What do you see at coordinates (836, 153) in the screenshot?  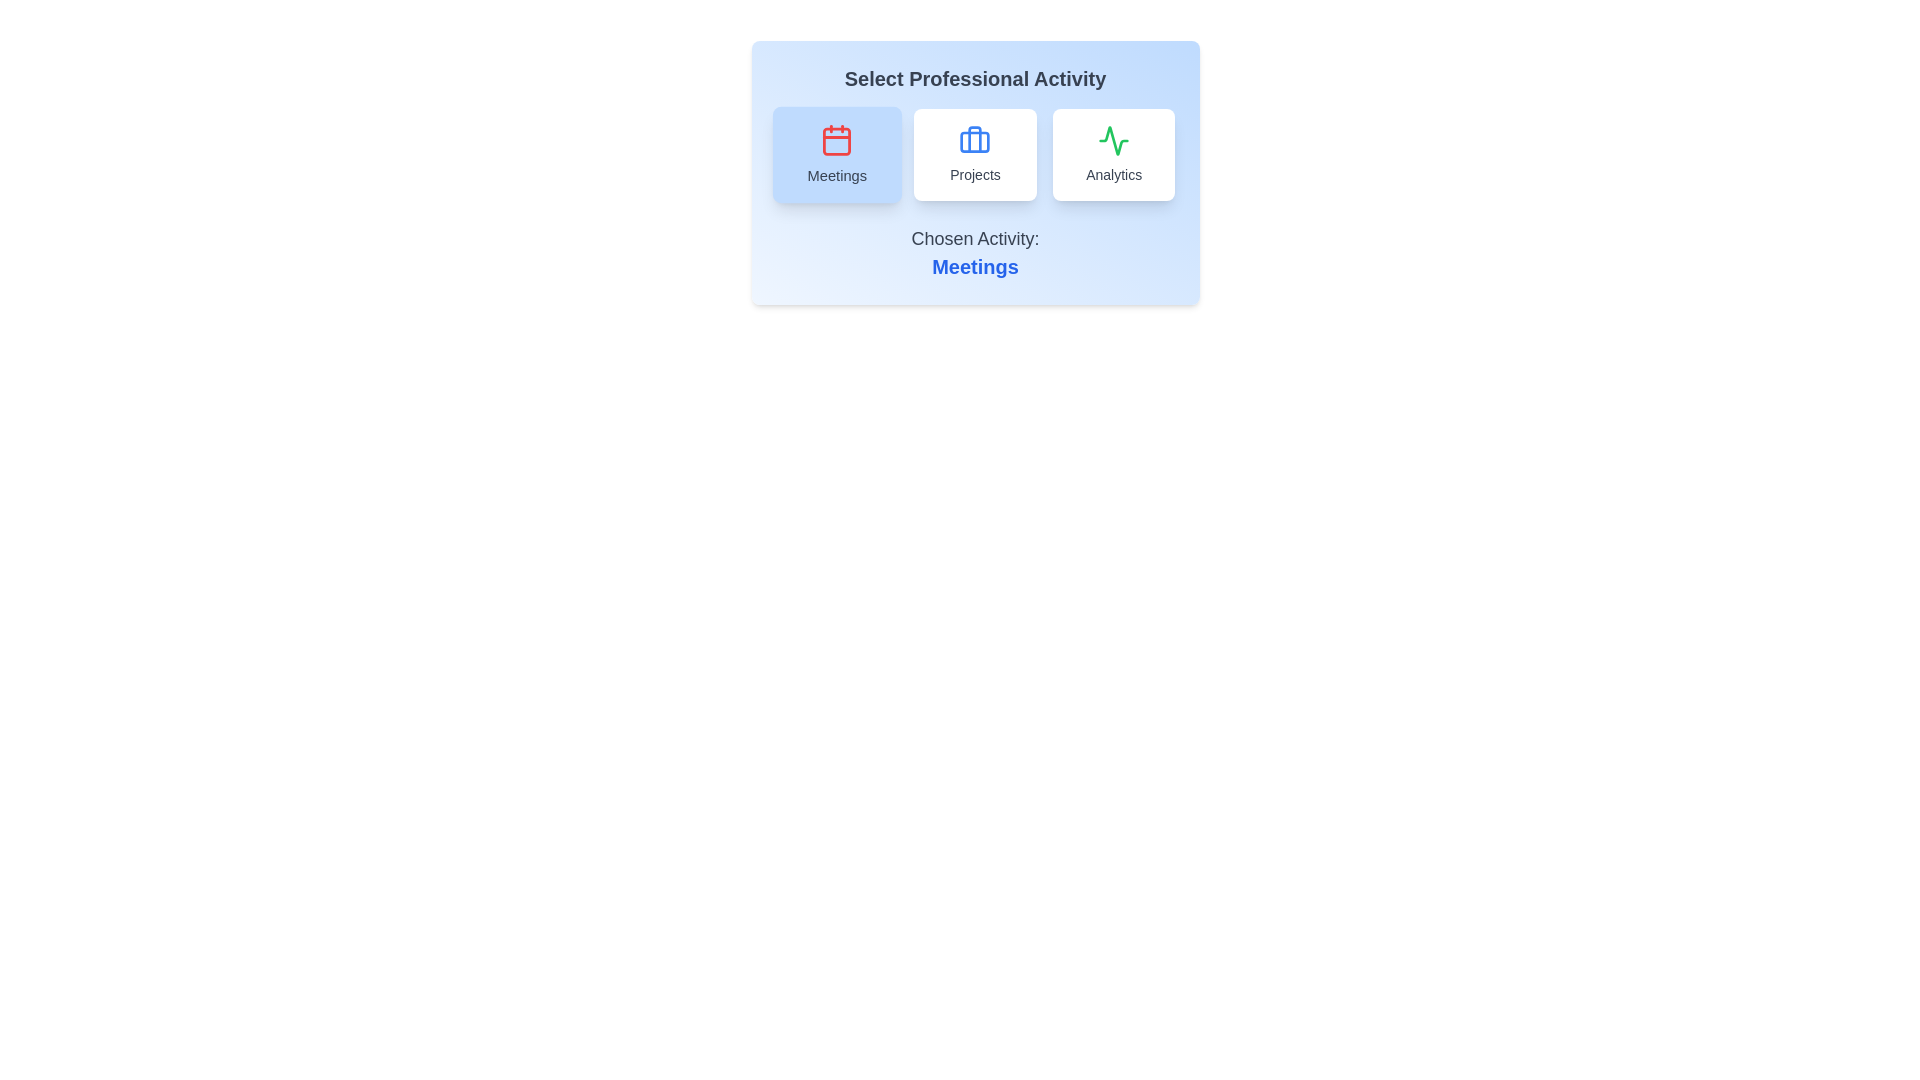 I see `the button corresponding to the activity Meetings to select it` at bounding box center [836, 153].